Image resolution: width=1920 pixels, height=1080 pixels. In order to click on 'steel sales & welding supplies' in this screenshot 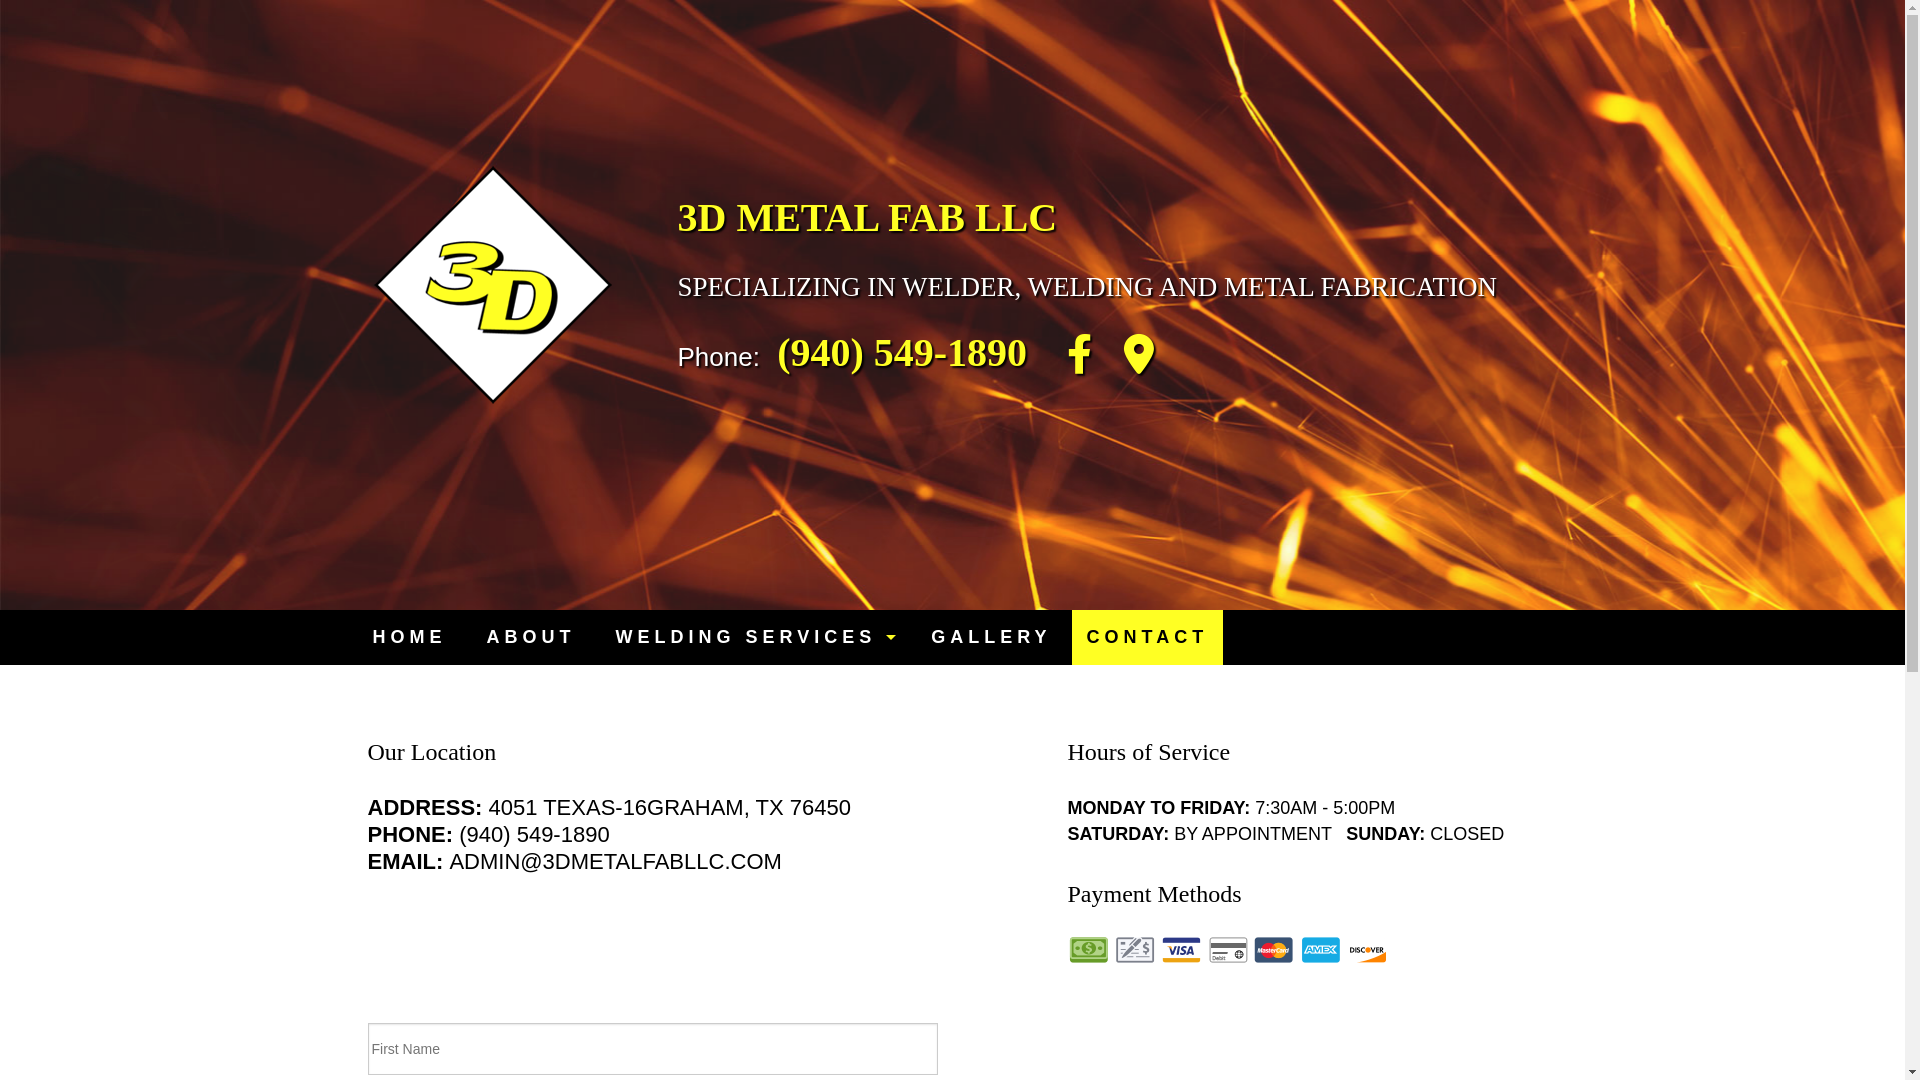, I will do `click(752, 764)`.